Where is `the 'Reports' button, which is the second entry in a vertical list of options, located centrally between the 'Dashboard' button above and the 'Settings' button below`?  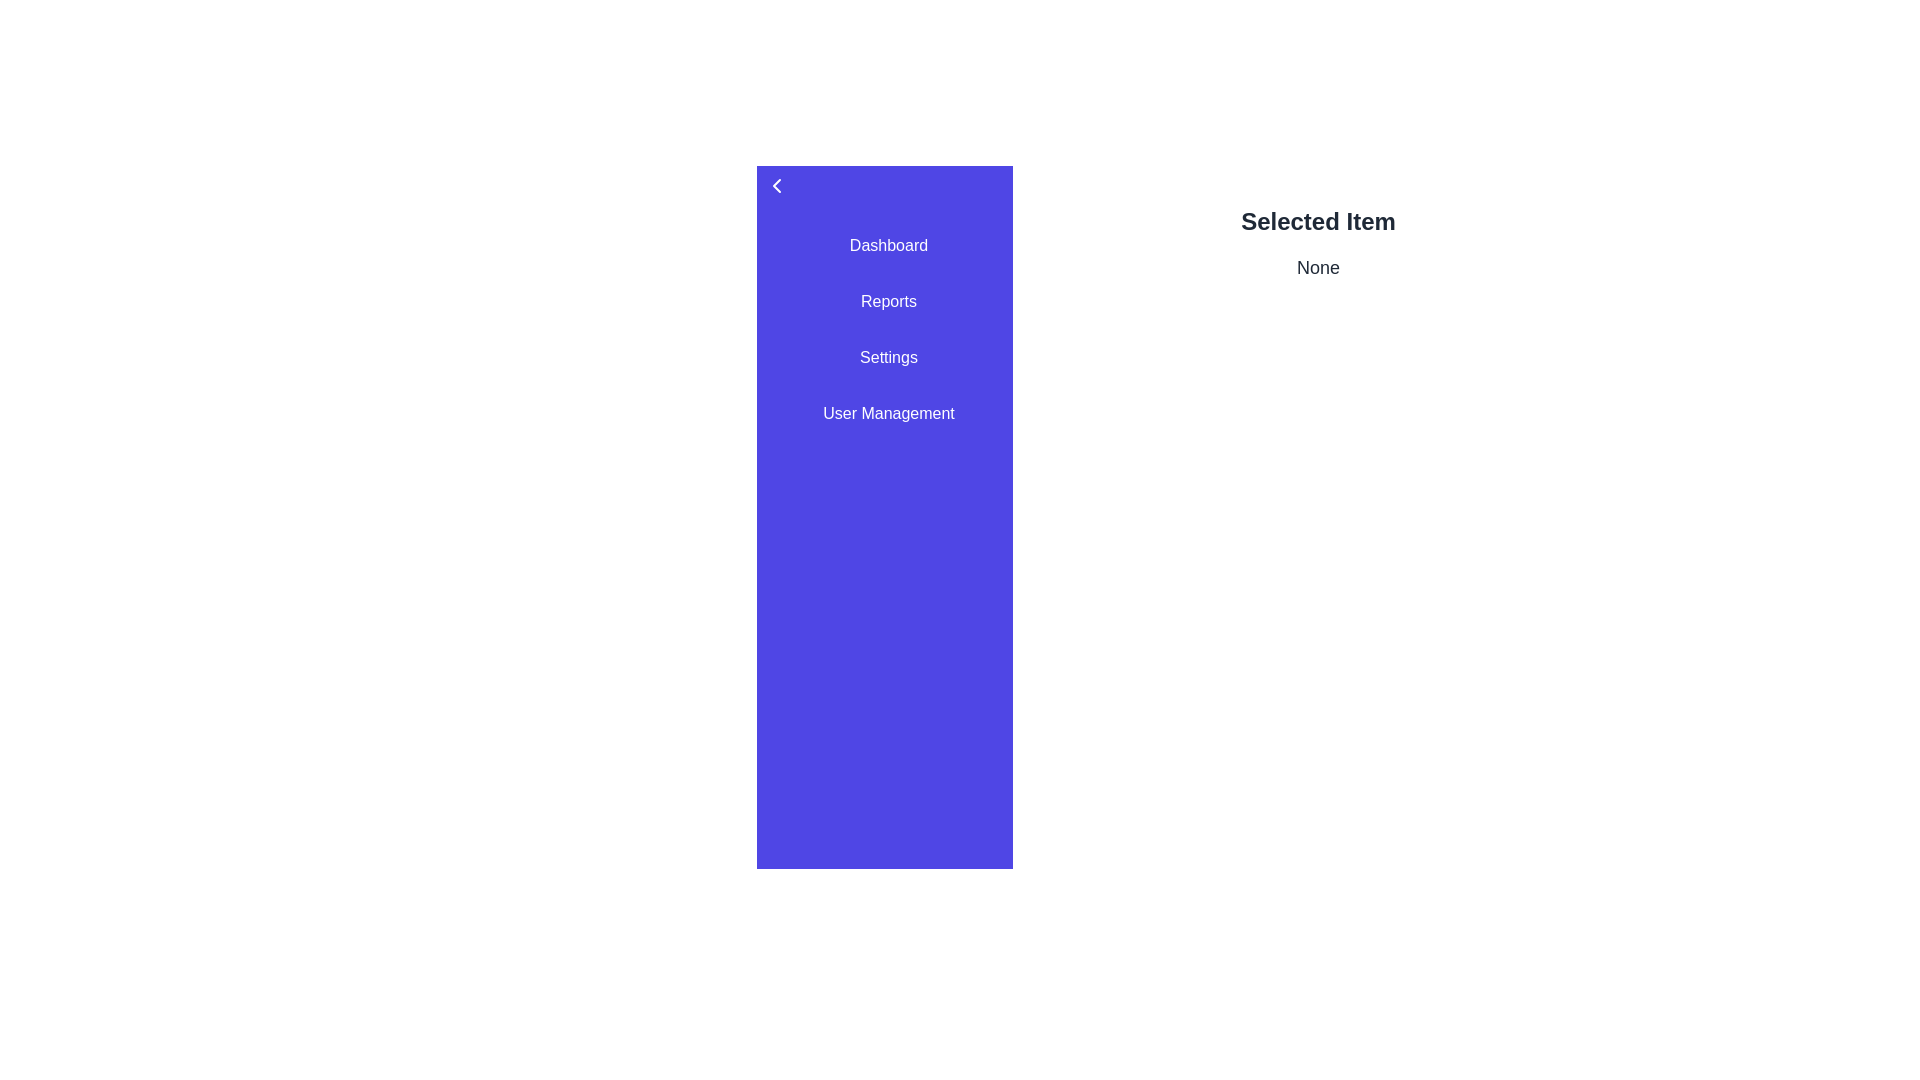 the 'Reports' button, which is the second entry in a vertical list of options, located centrally between the 'Dashboard' button above and the 'Settings' button below is located at coordinates (887, 301).